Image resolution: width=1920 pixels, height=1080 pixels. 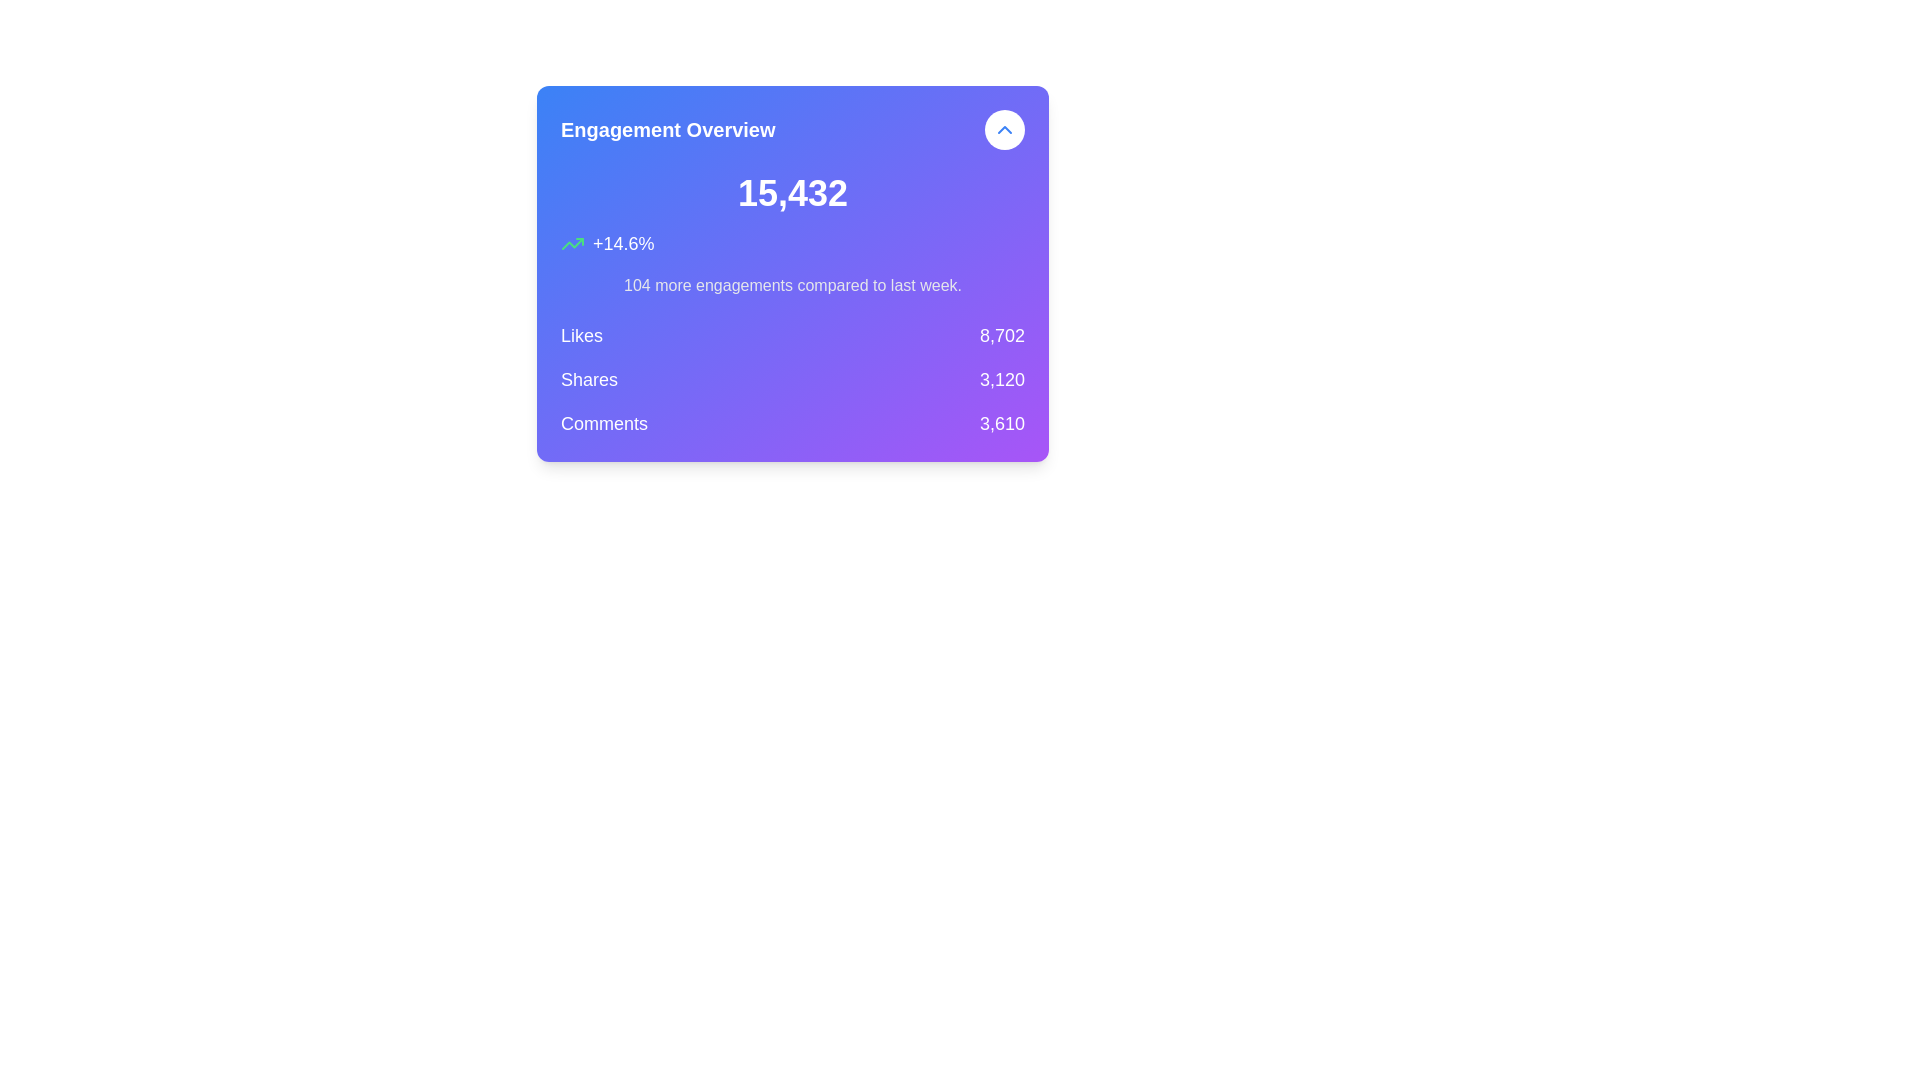 What do you see at coordinates (622, 242) in the screenshot?
I see `the trend percentage value text label located in the 'Engagement Overview' card, which is positioned center-right and next to a green uptrend icon` at bounding box center [622, 242].